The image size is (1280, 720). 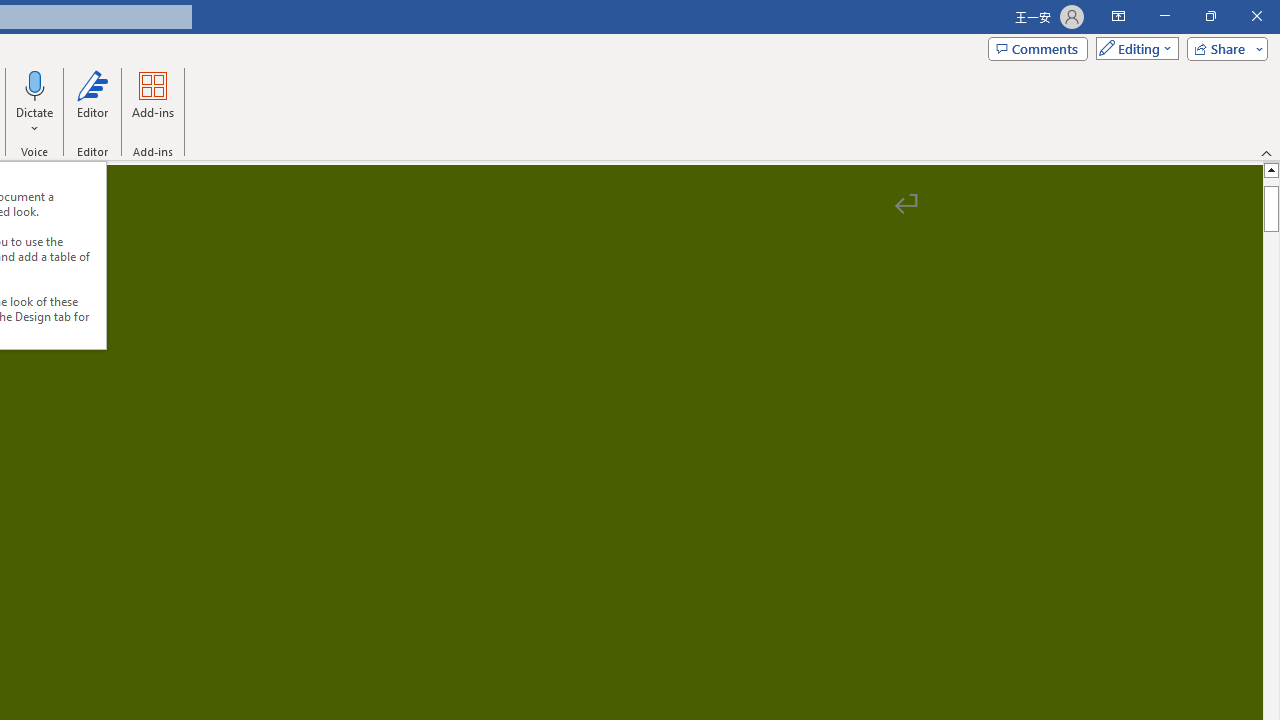 I want to click on 'Page up', so click(x=1270, y=181).